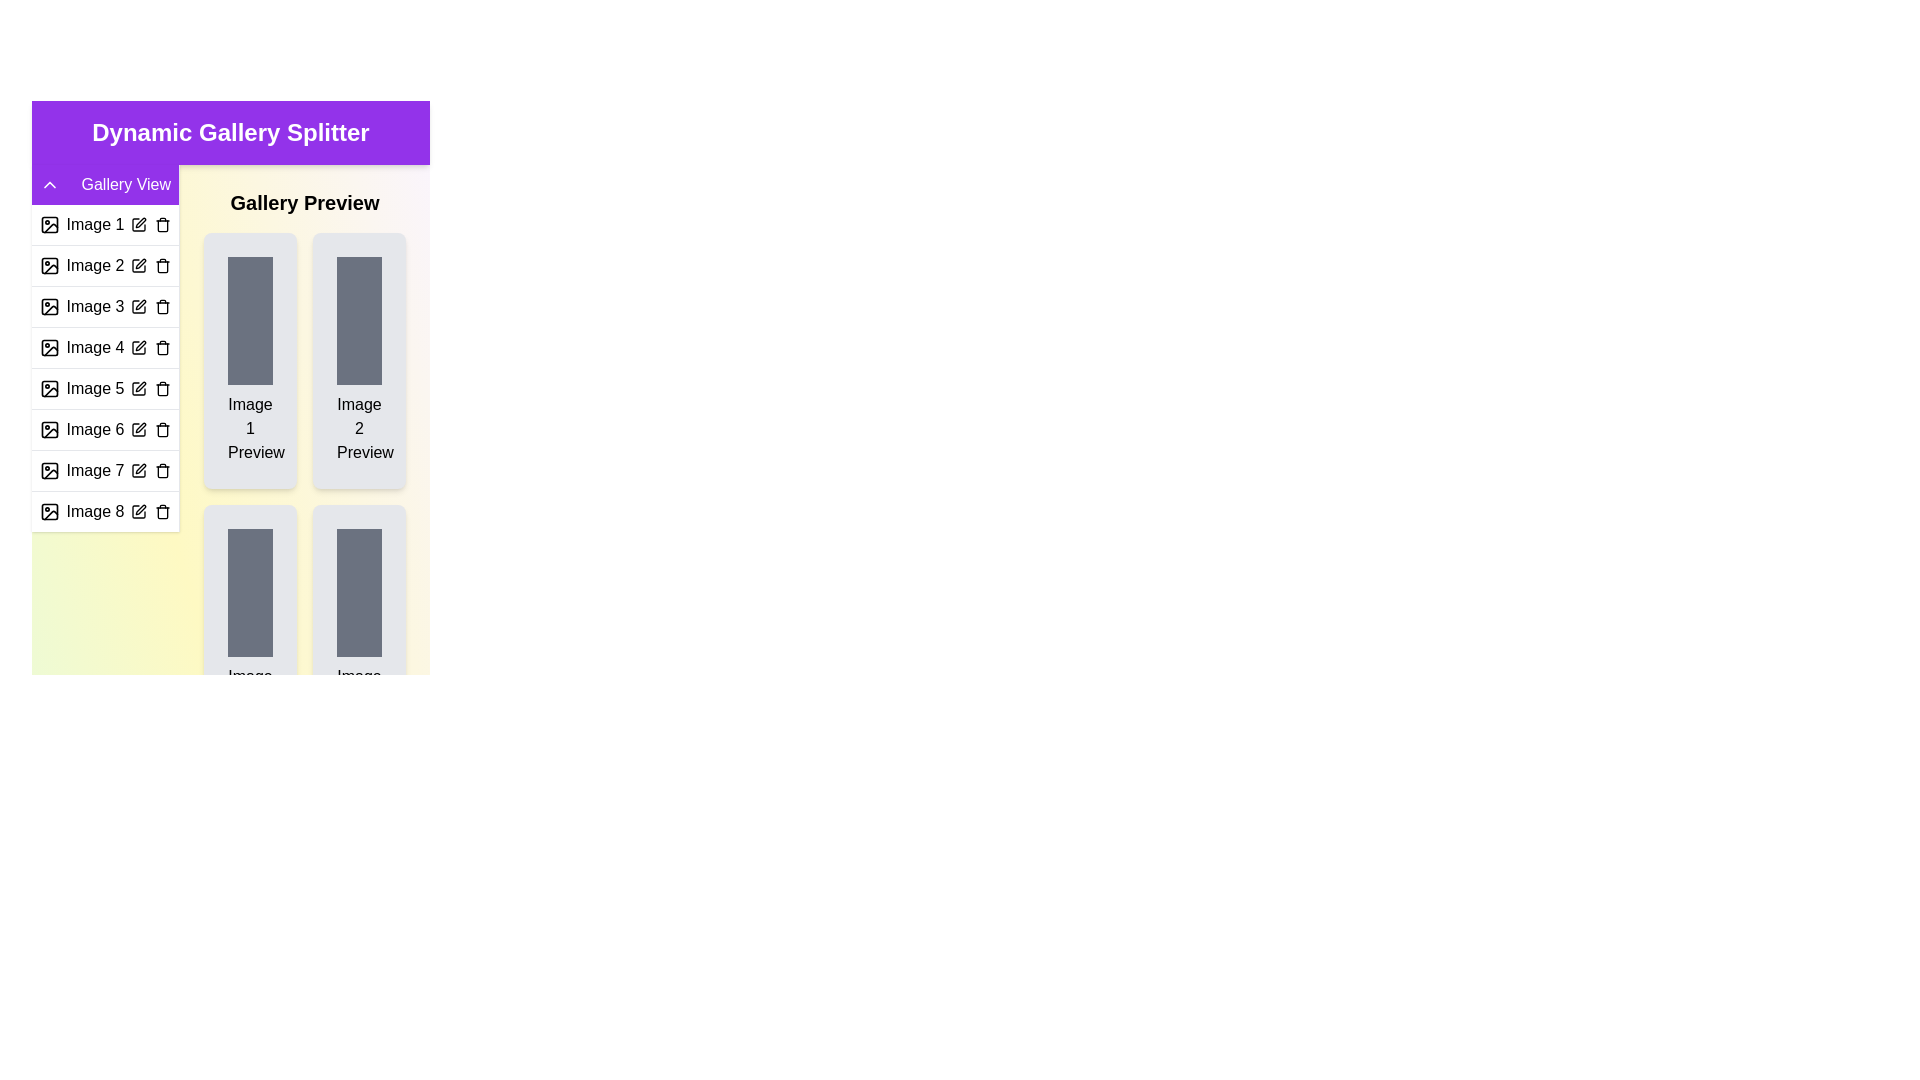 Image resolution: width=1920 pixels, height=1080 pixels. Describe the element at coordinates (49, 265) in the screenshot. I see `the icon associated with 'Image 2' in the 'Gallery View' section` at that location.